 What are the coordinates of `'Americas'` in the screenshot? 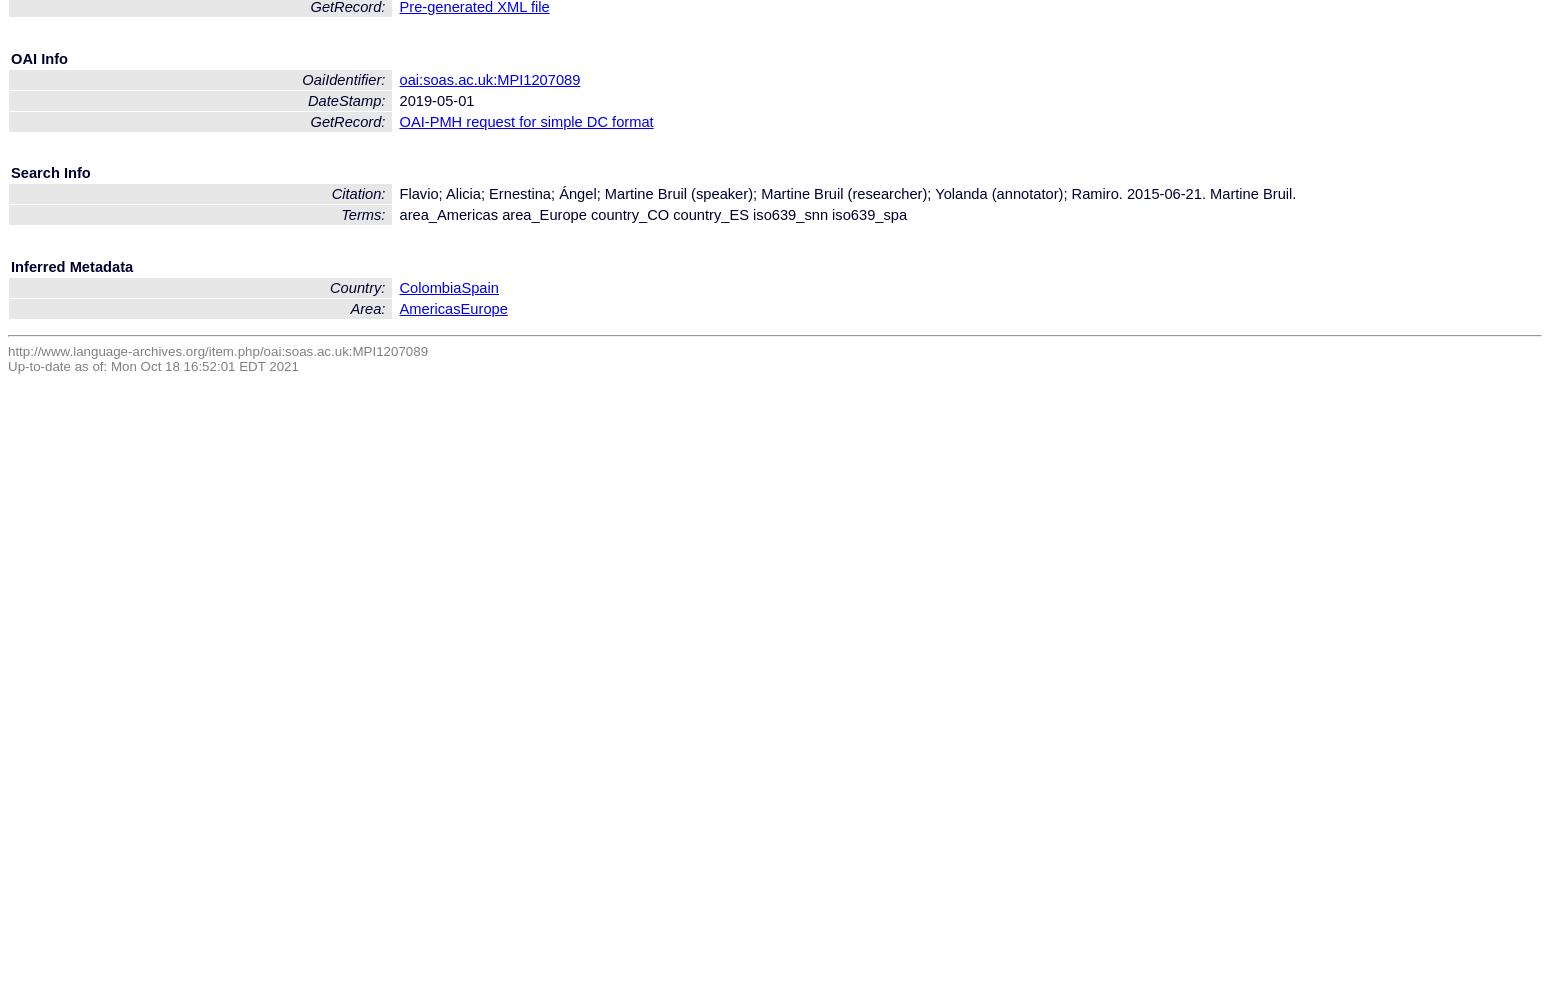 It's located at (429, 308).